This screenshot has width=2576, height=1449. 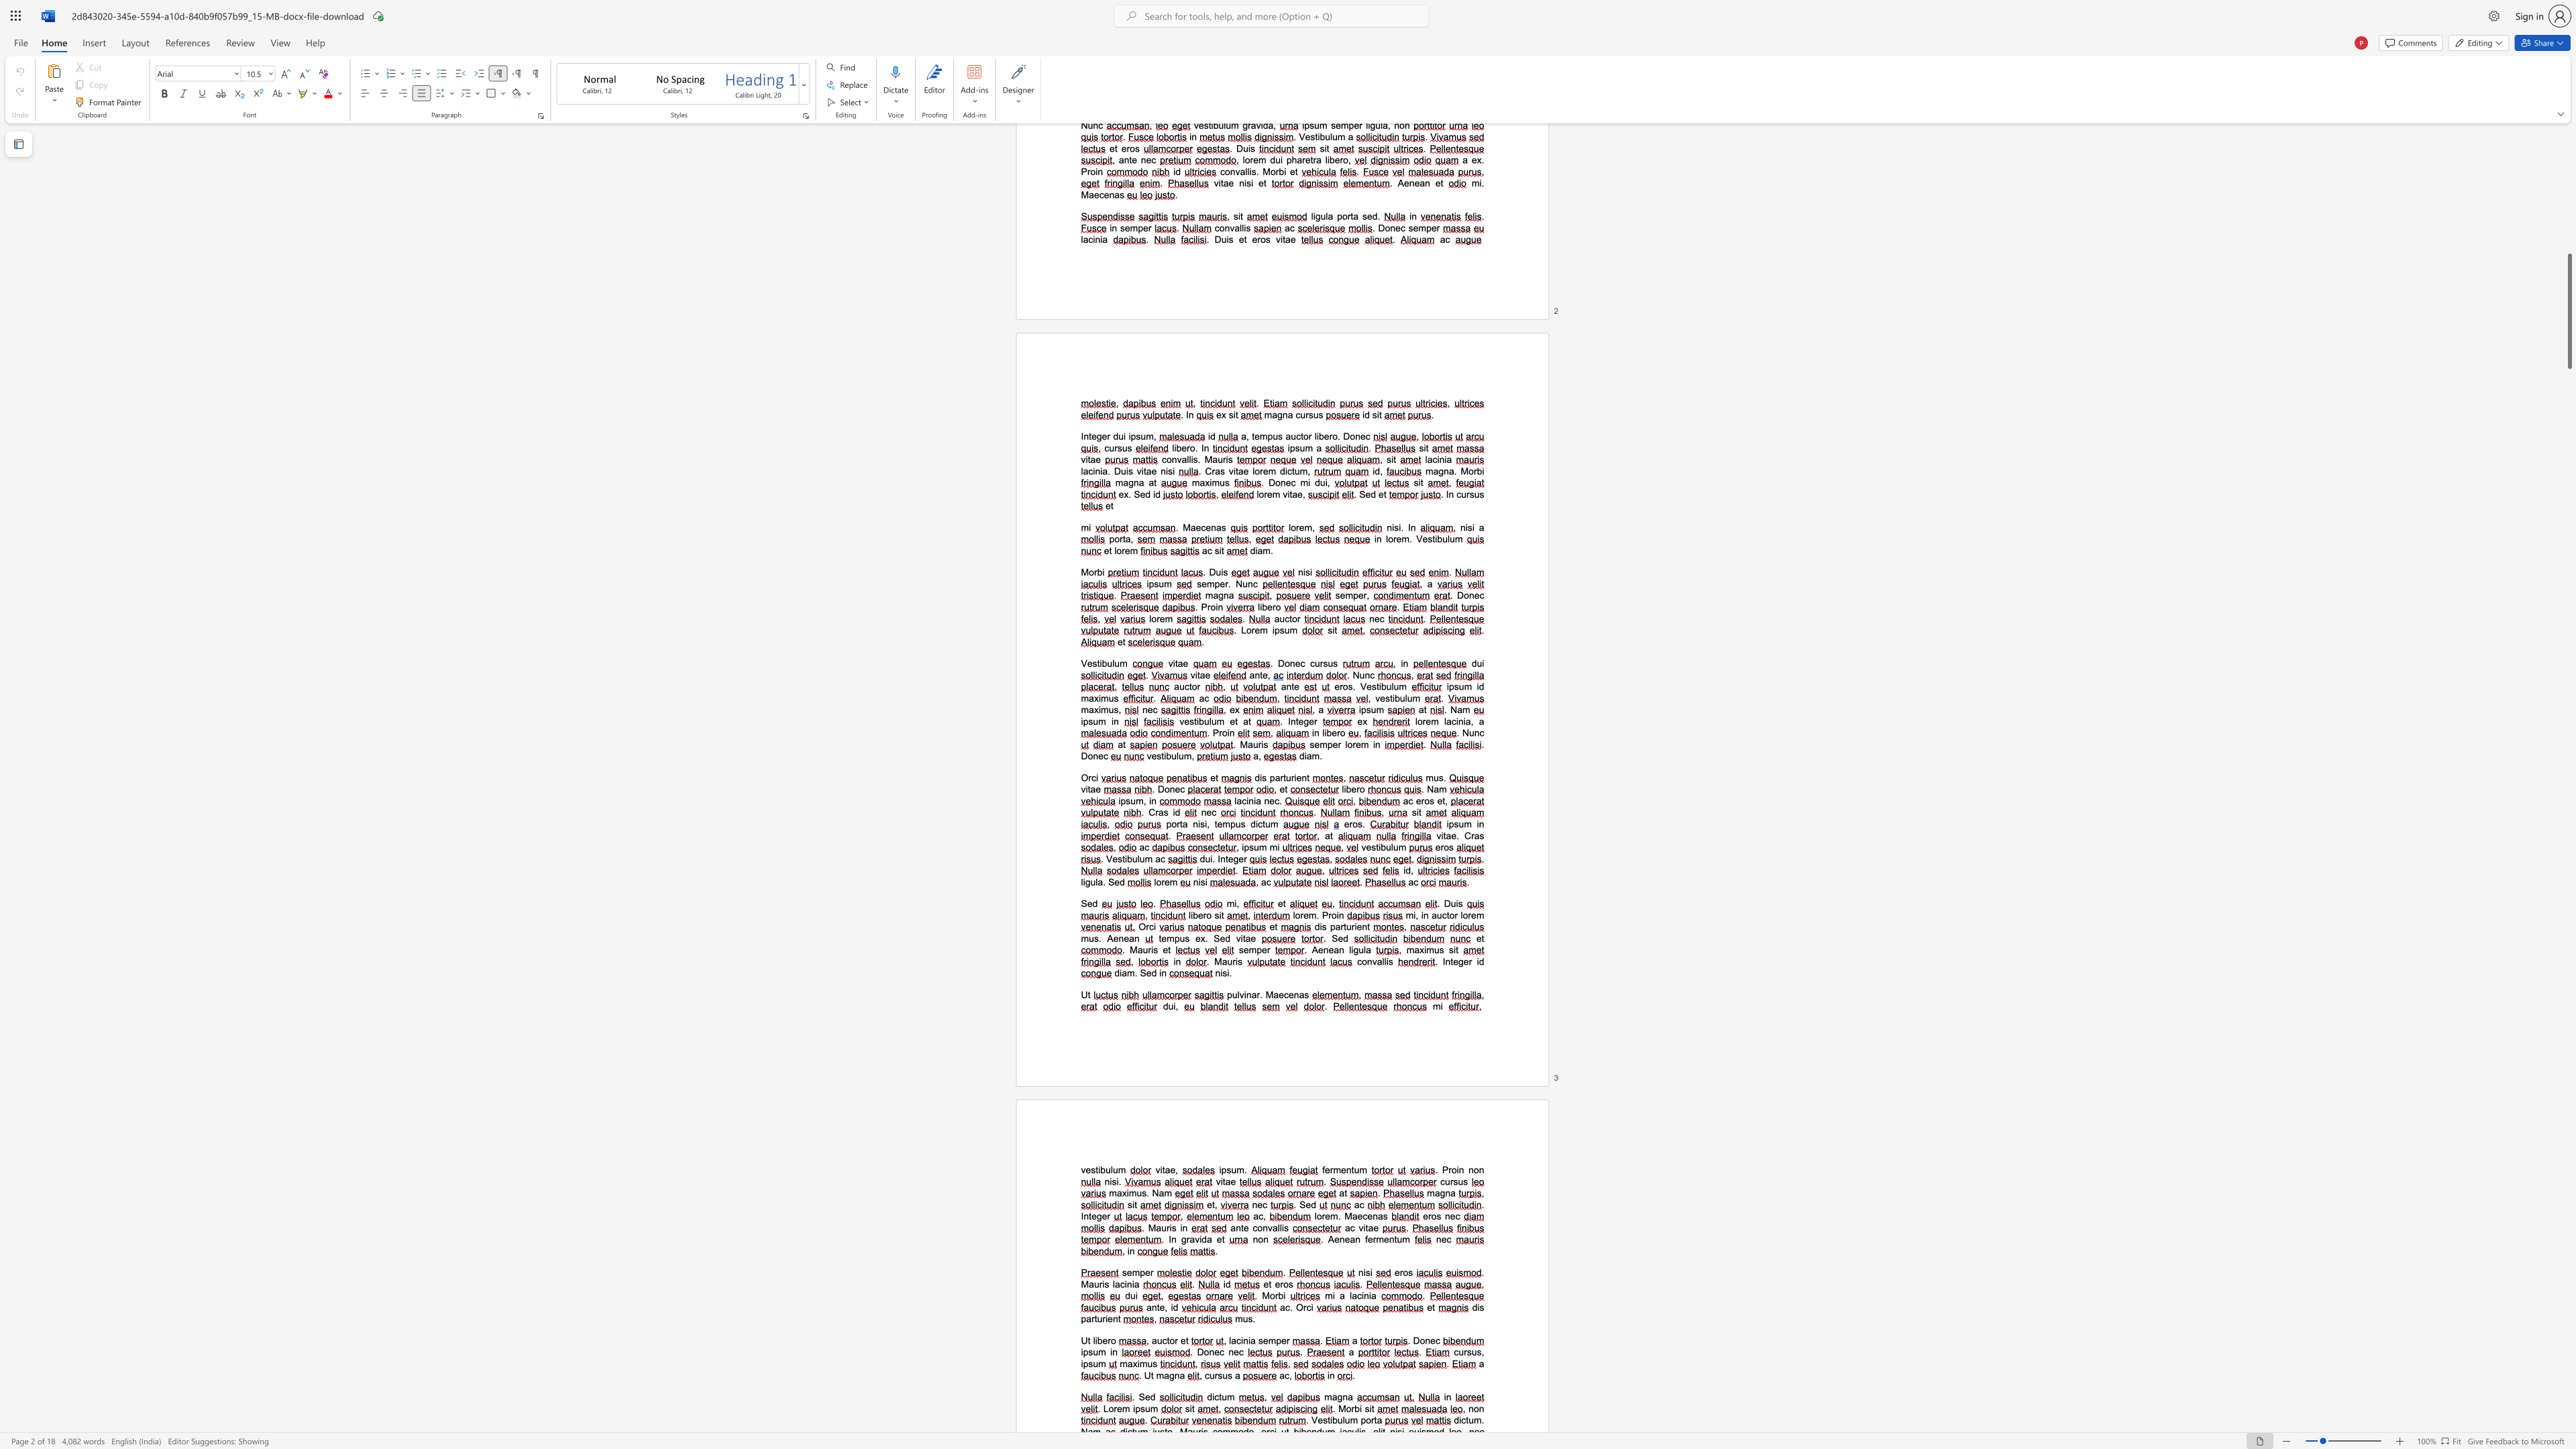 I want to click on the 1th character "U" in the text, so click(x=1084, y=1340).